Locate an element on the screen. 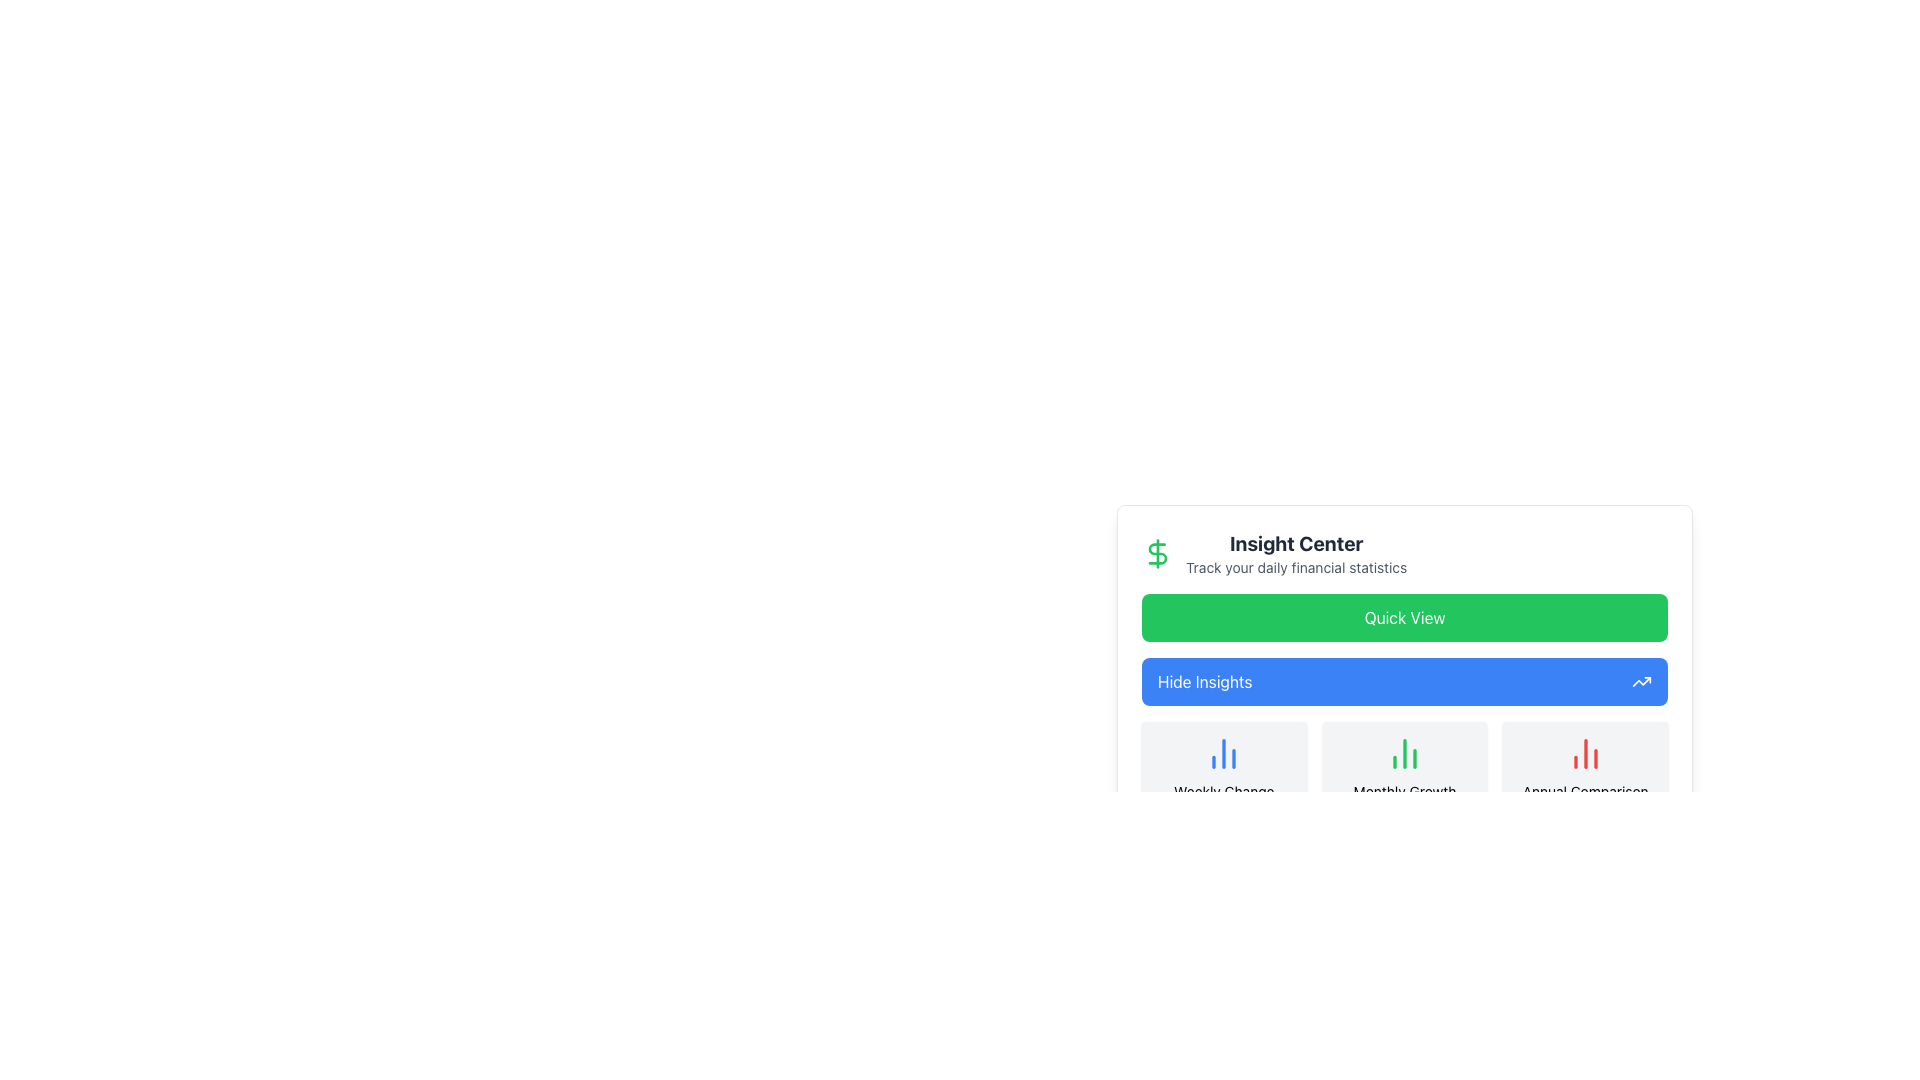 This screenshot has width=1920, height=1080. the rightmost icon in the panel below the title 'Annual Comparison' for more information or actions related to financial statistics is located at coordinates (1584, 753).